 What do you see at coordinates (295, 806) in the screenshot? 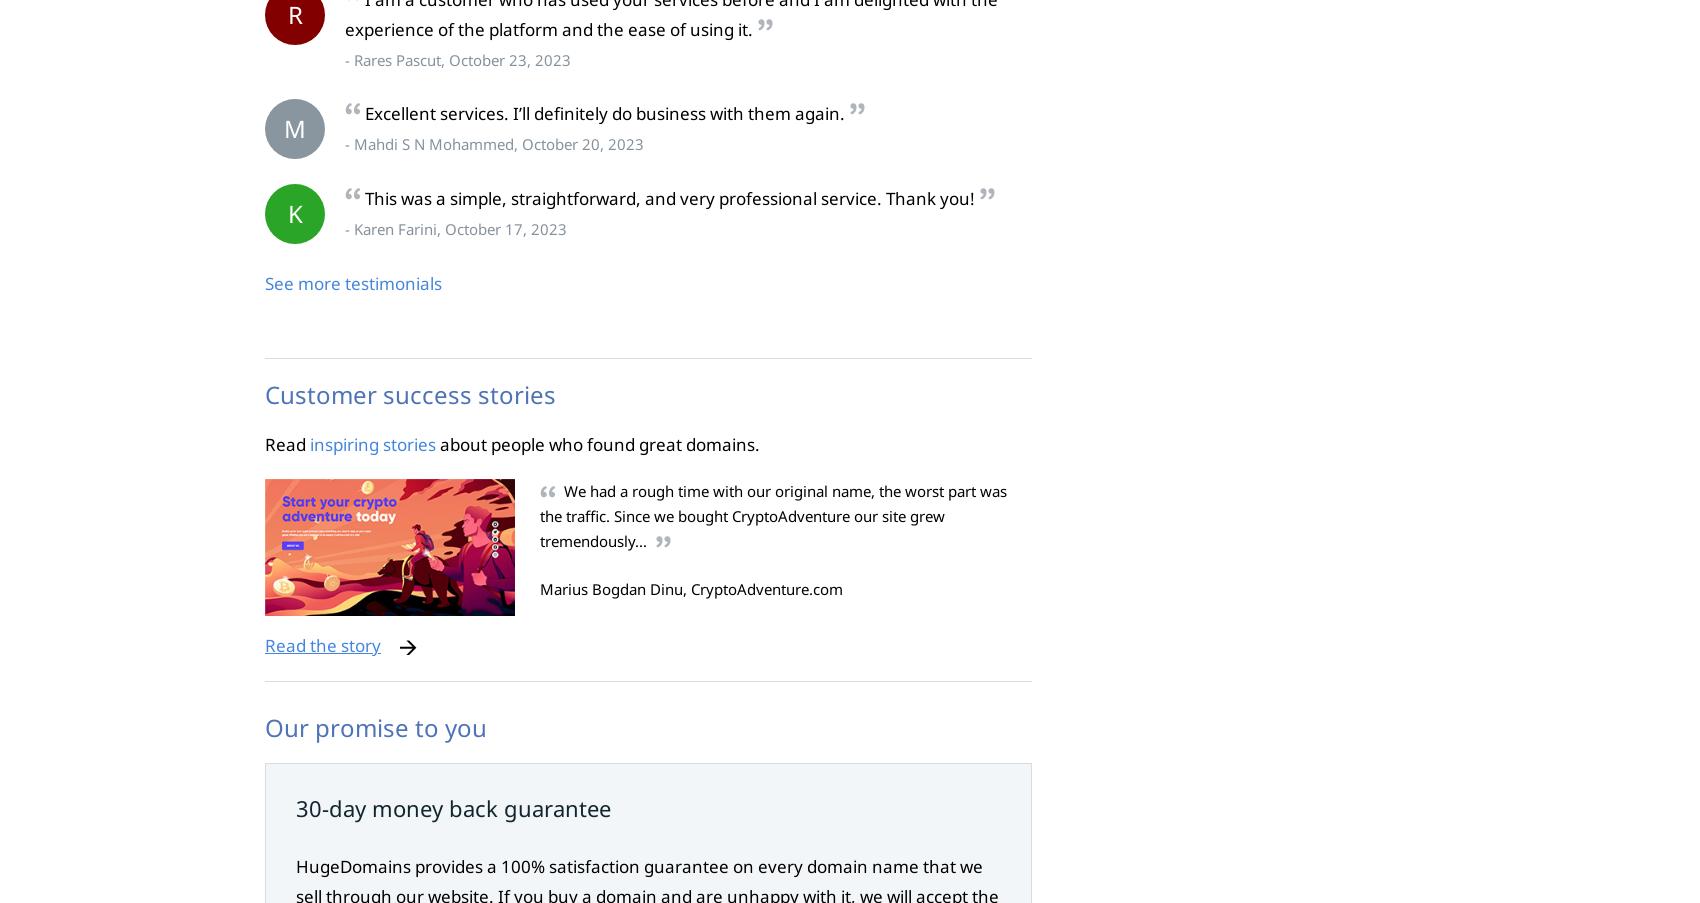
I see `'30-day money back guarantee'` at bounding box center [295, 806].